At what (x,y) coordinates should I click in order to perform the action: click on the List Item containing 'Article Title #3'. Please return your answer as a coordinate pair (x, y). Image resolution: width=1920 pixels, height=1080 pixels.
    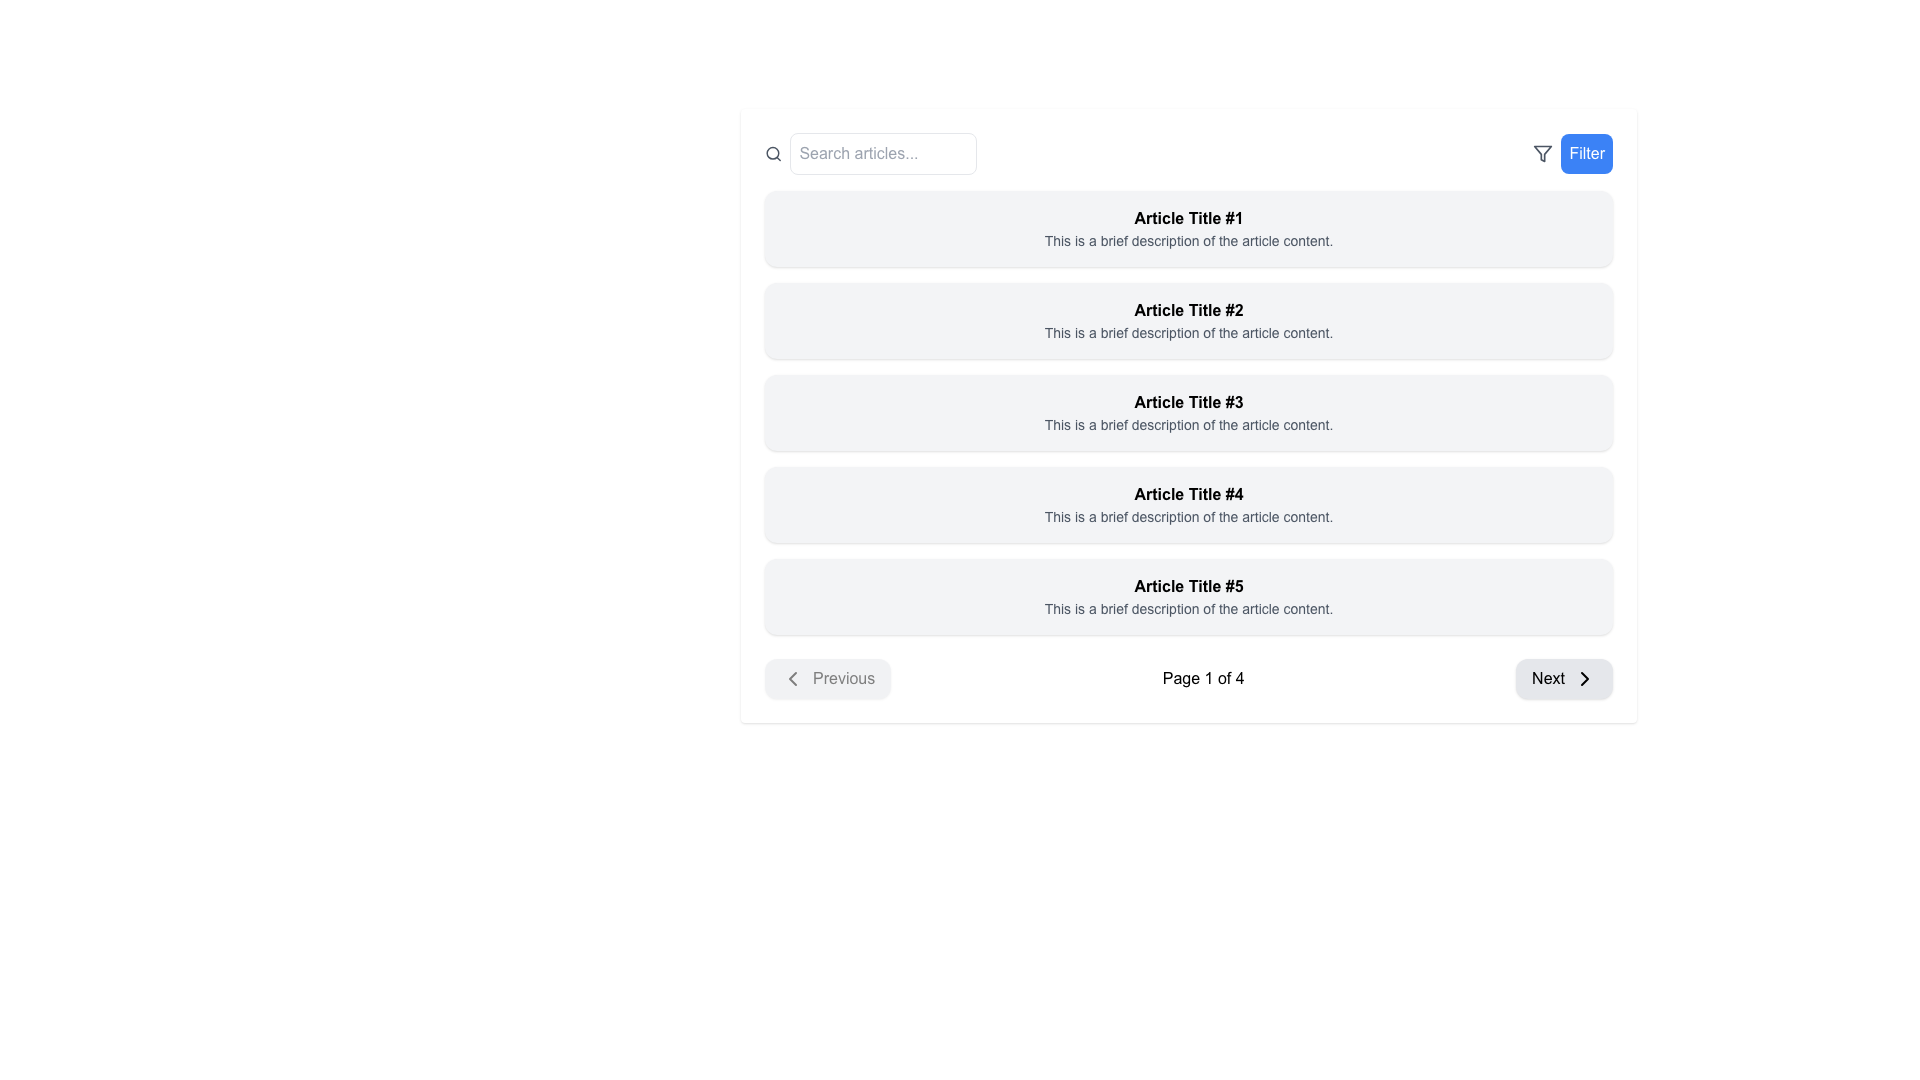
    Looking at the image, I should click on (1189, 411).